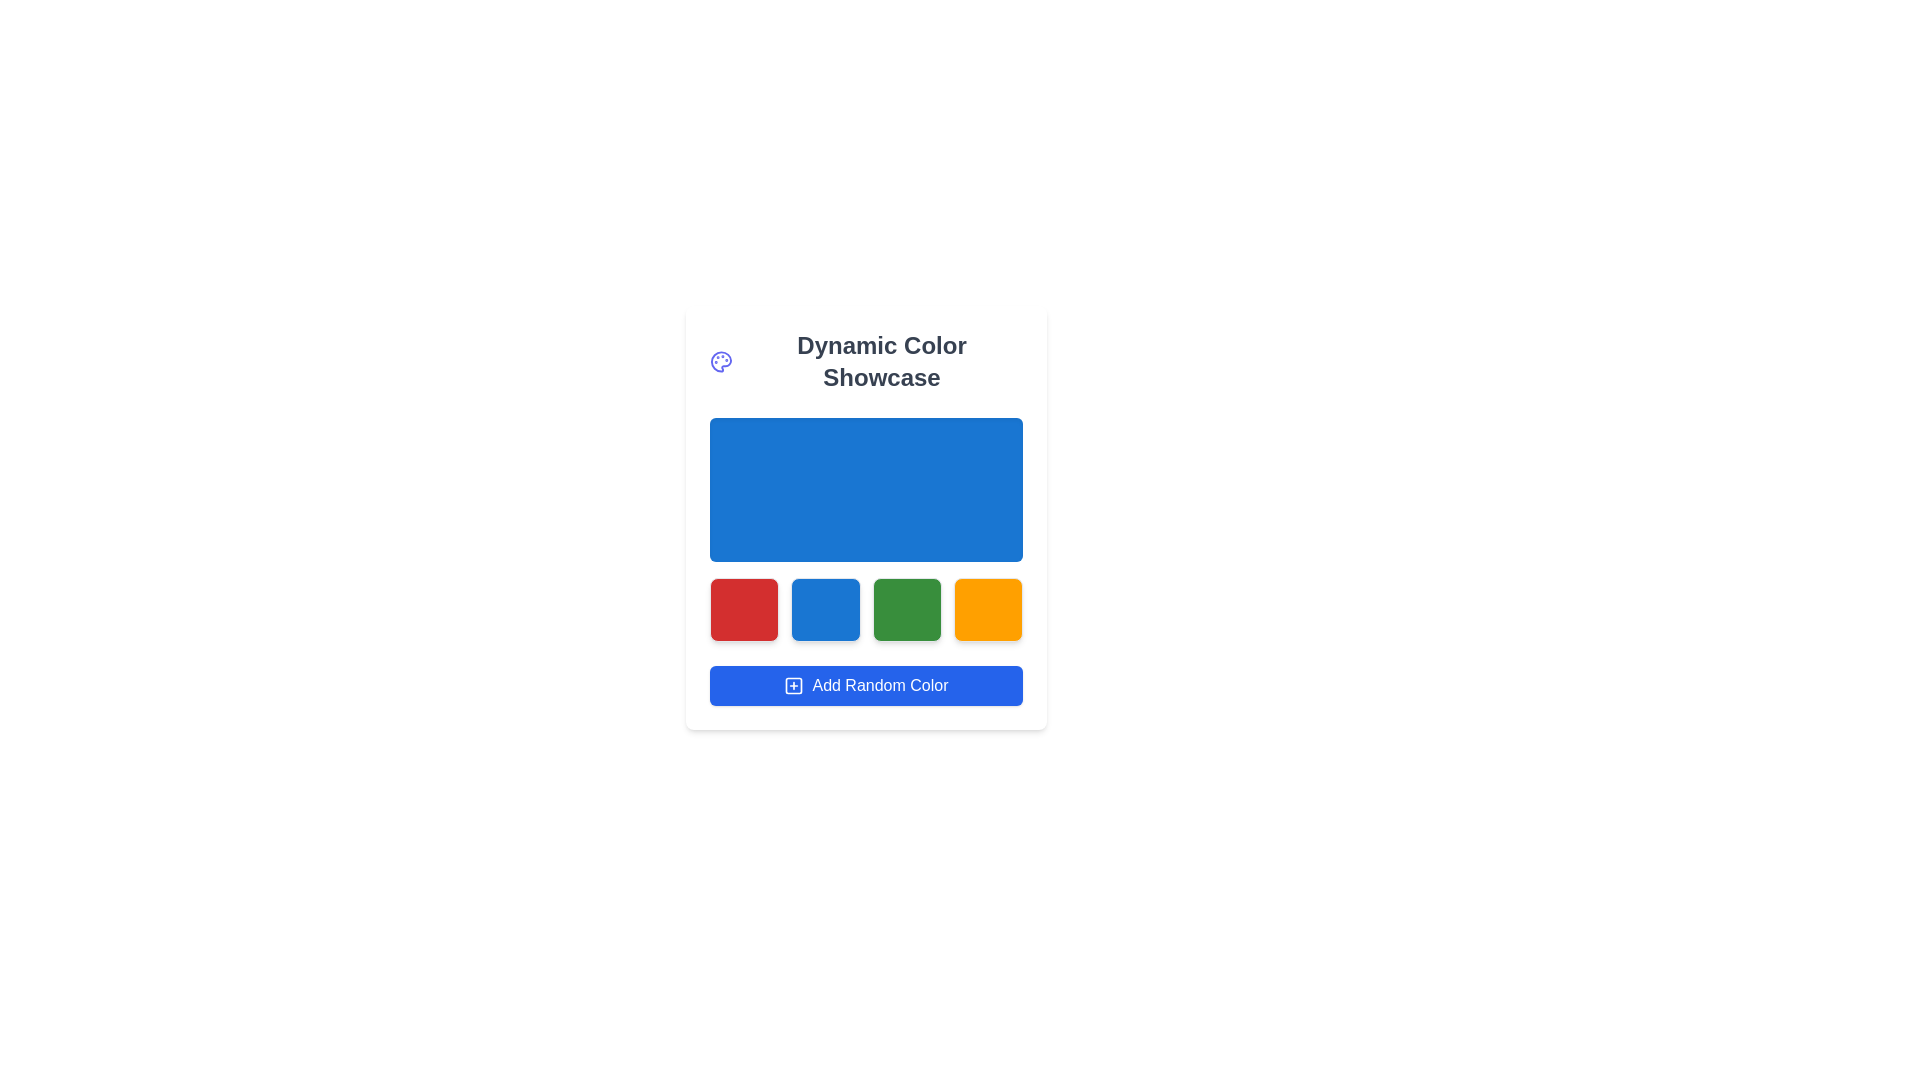 This screenshot has width=1920, height=1080. What do you see at coordinates (793, 685) in the screenshot?
I see `the Decorative Icon, a small blue square with rounded corners located at the center of the 'Add Random Color' button` at bounding box center [793, 685].